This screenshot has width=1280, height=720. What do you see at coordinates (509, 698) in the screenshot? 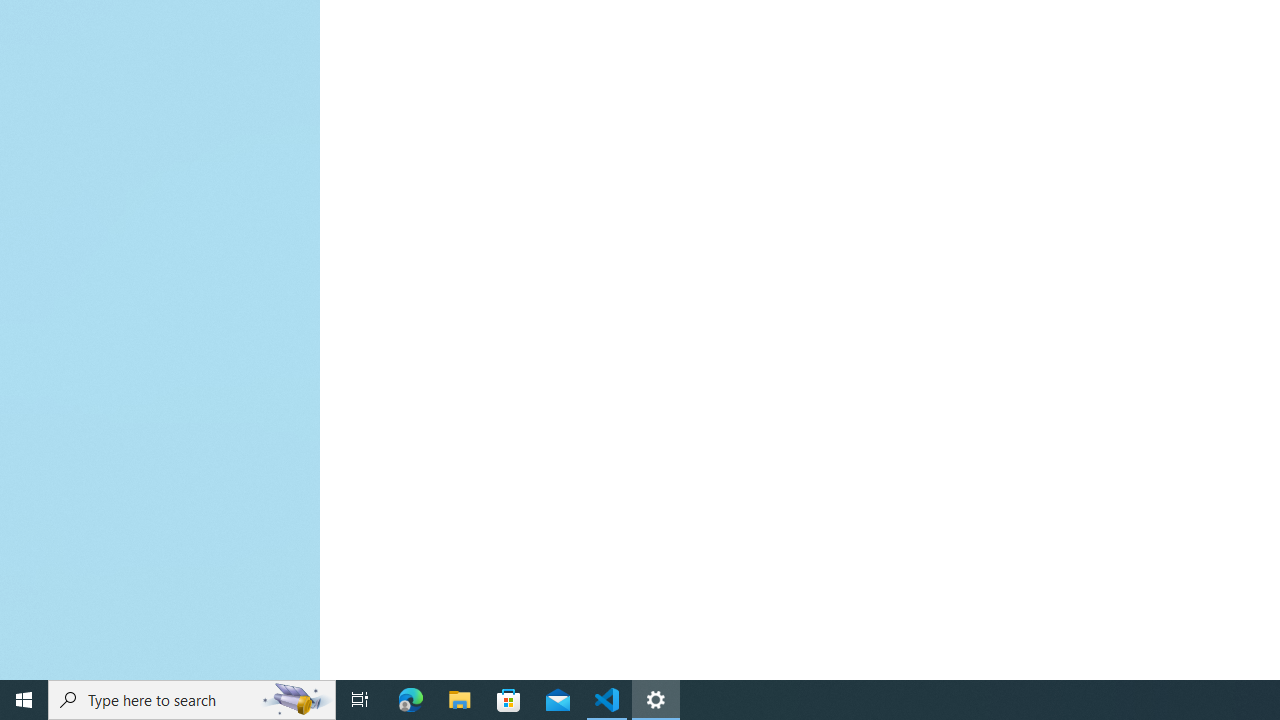
I see `'Microsoft Store'` at bounding box center [509, 698].